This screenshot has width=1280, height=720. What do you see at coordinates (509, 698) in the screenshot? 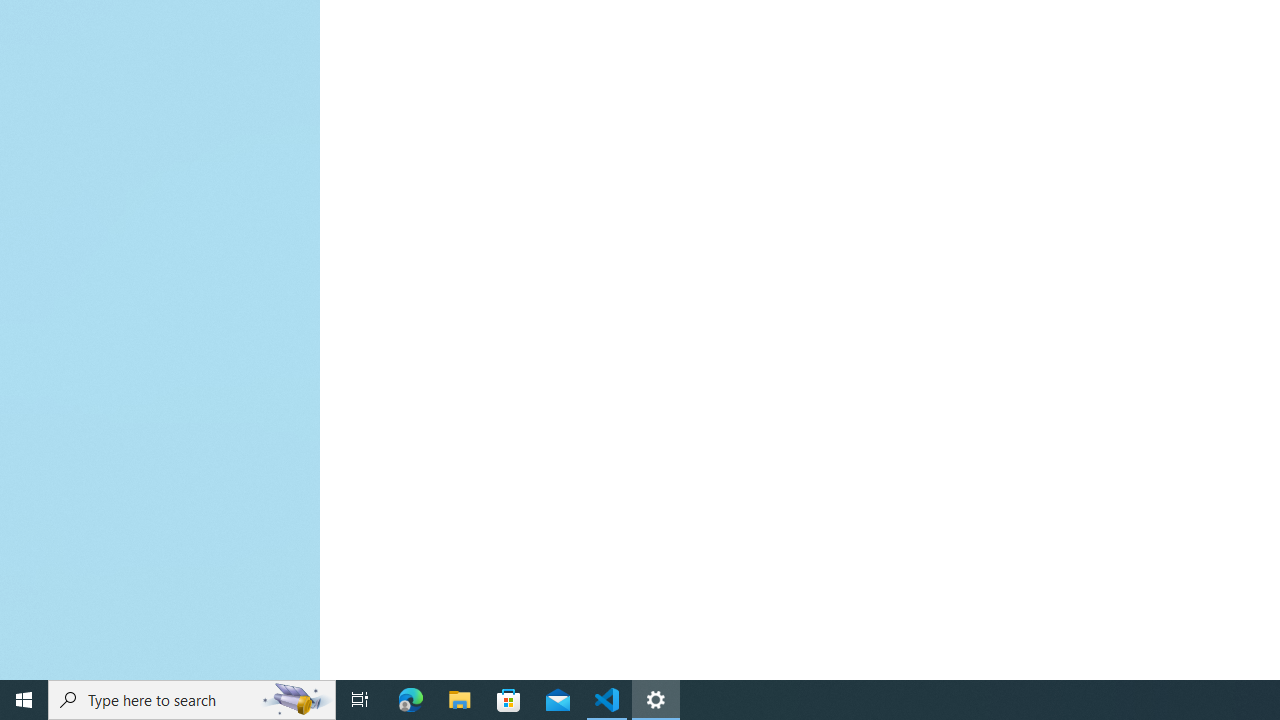
I see `'Microsoft Store'` at bounding box center [509, 698].